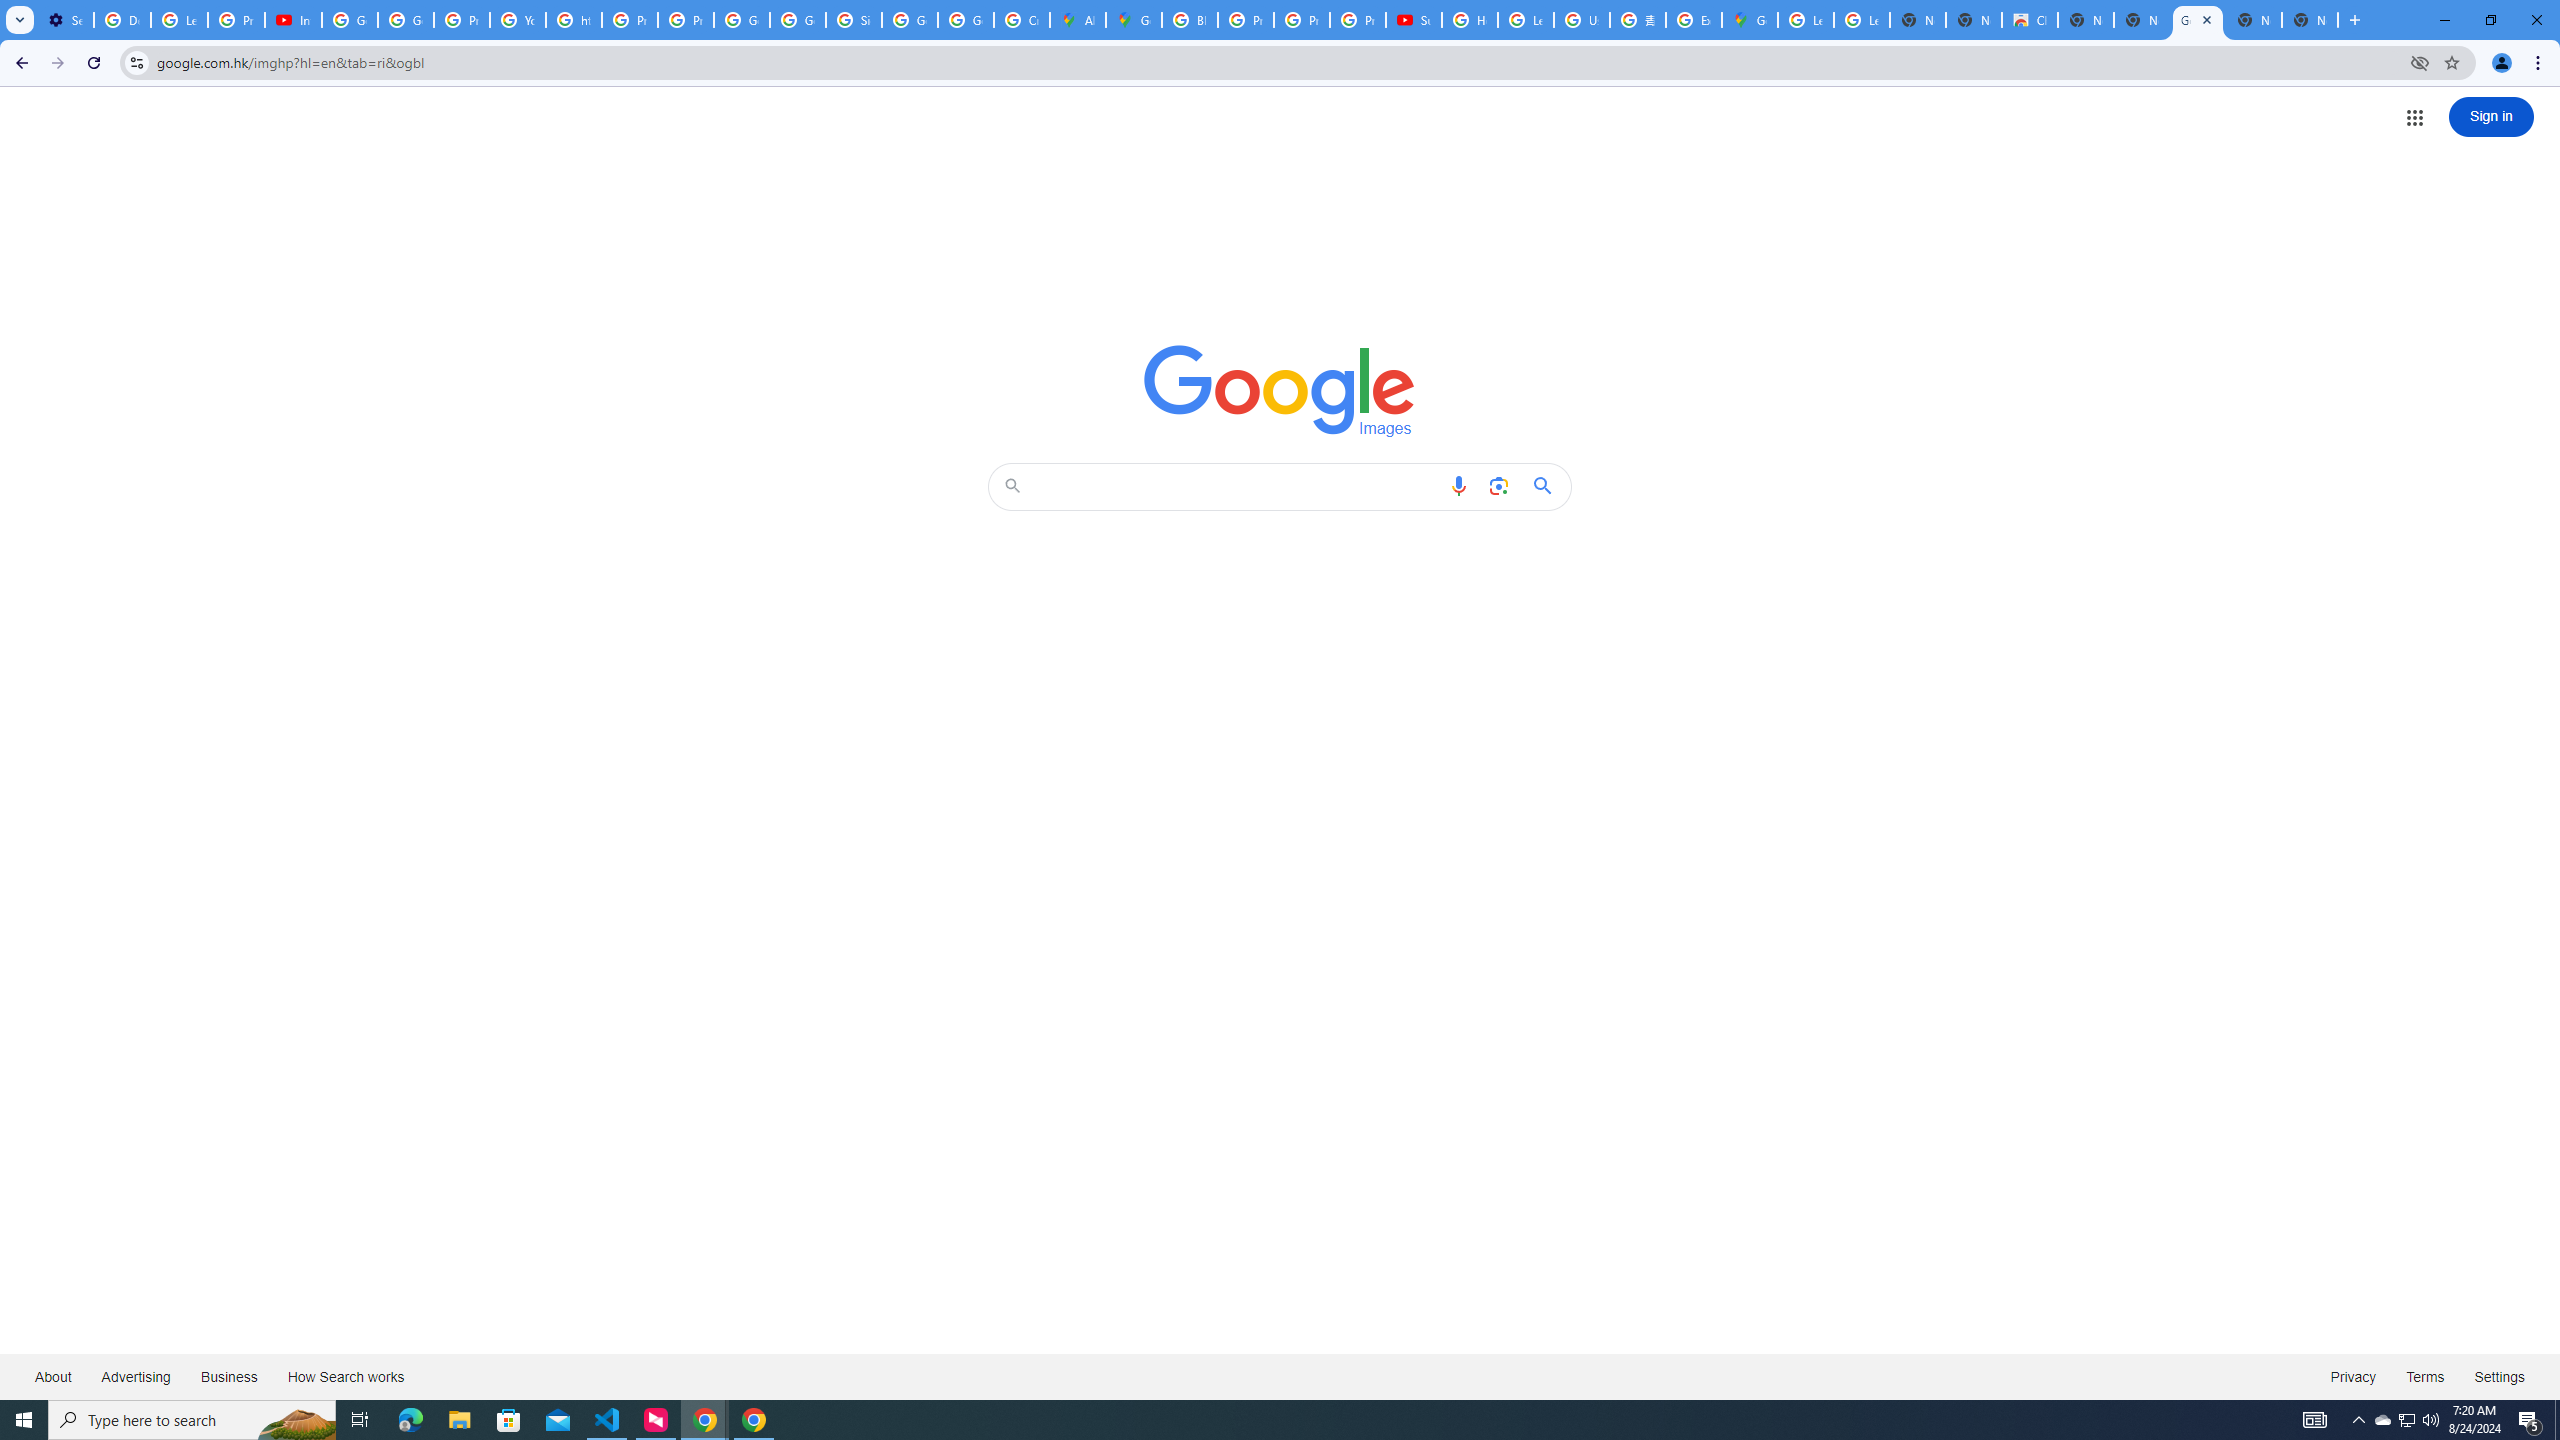 The image size is (2560, 1440). What do you see at coordinates (574, 19) in the screenshot?
I see `'https://scholar.google.com/'` at bounding box center [574, 19].